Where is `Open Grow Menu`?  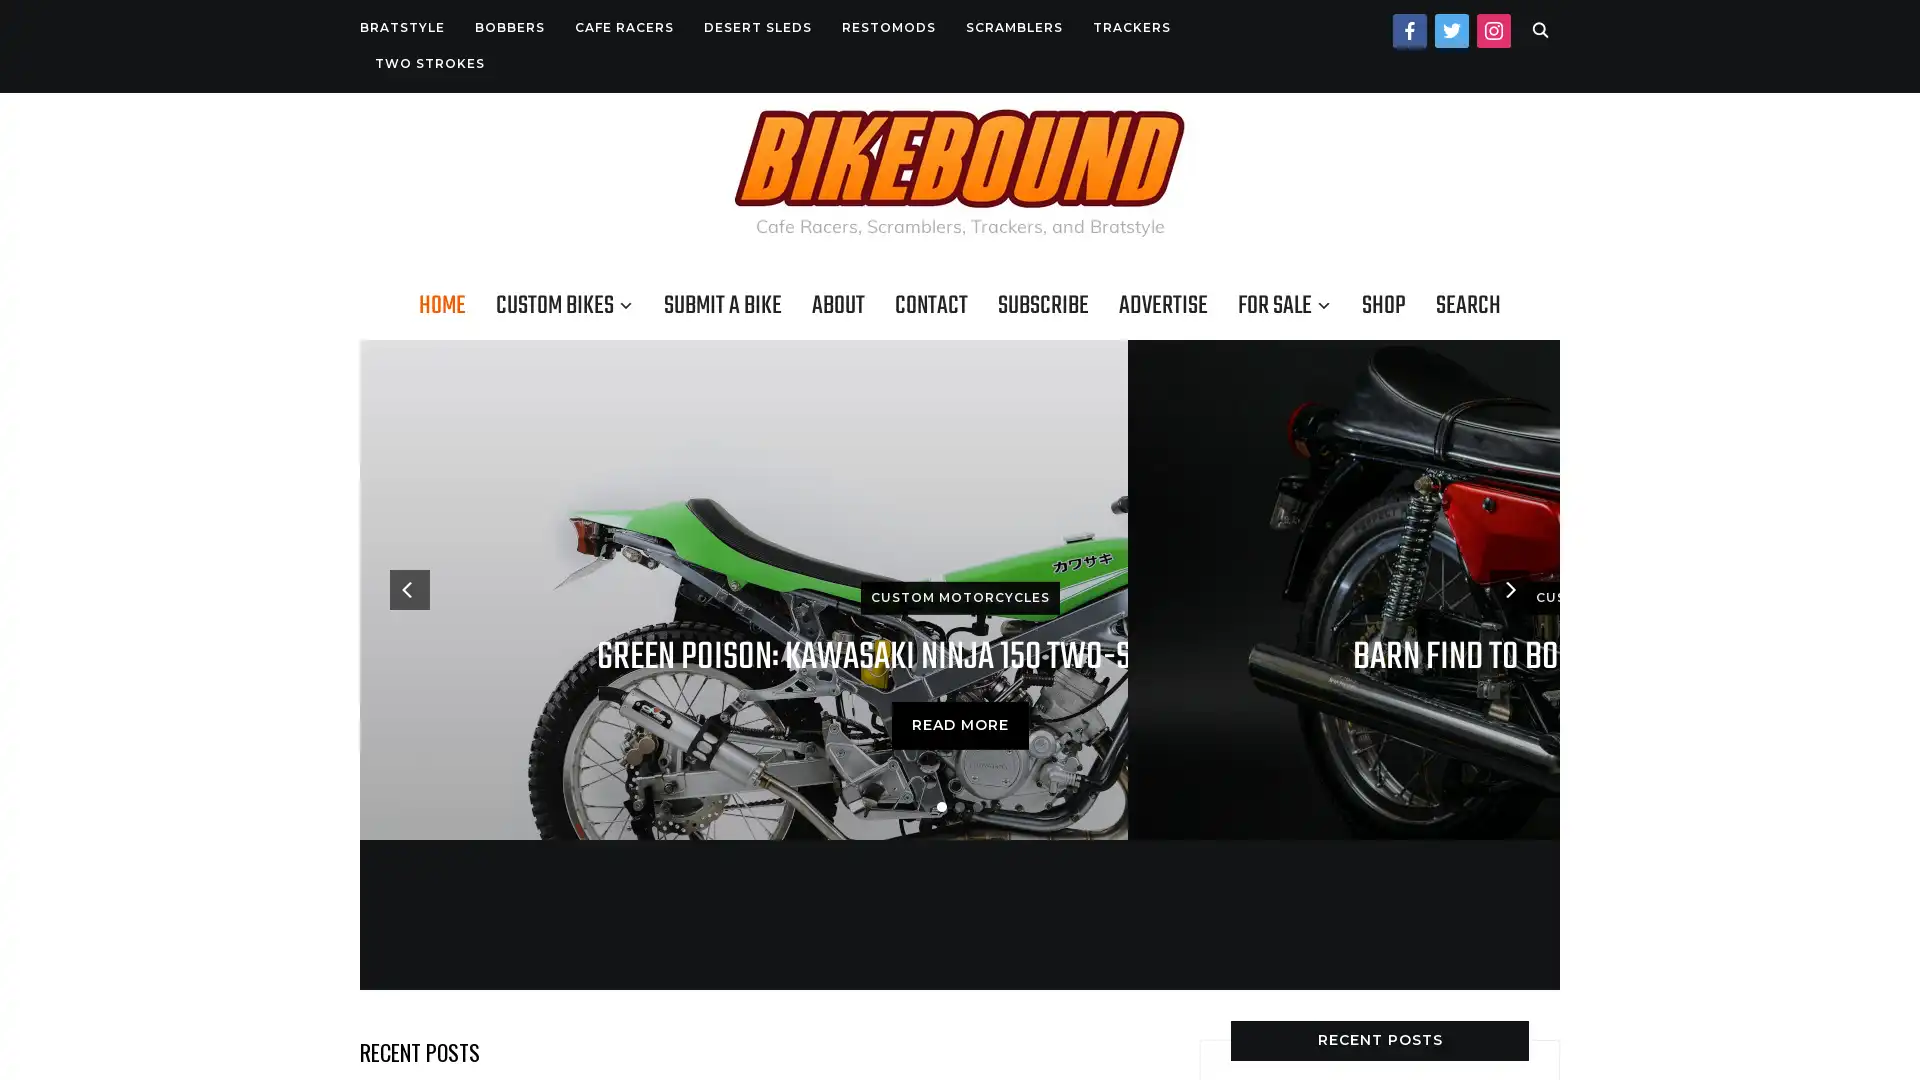
Open Grow Menu is located at coordinates (1879, 1039).